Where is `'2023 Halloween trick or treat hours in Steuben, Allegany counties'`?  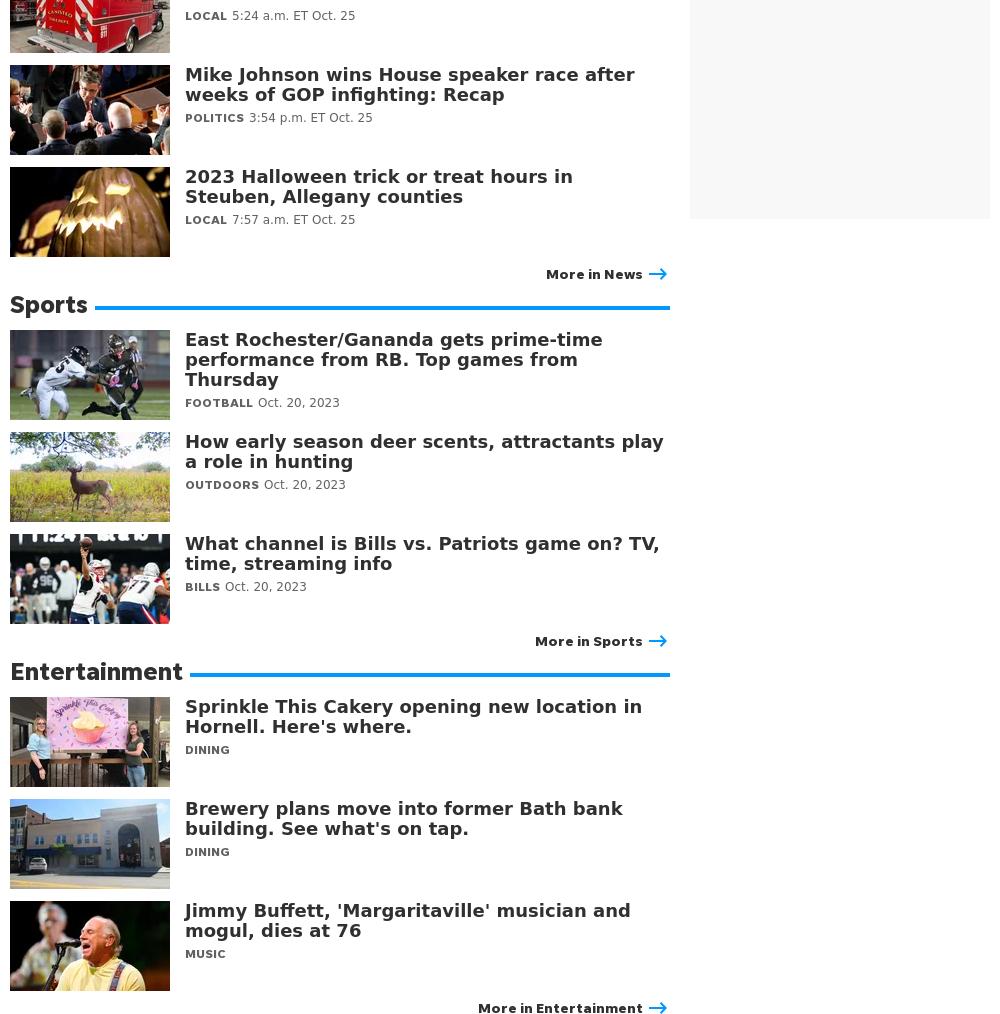
'2023 Halloween trick or treat hours in Steuben, Allegany counties' is located at coordinates (379, 185).